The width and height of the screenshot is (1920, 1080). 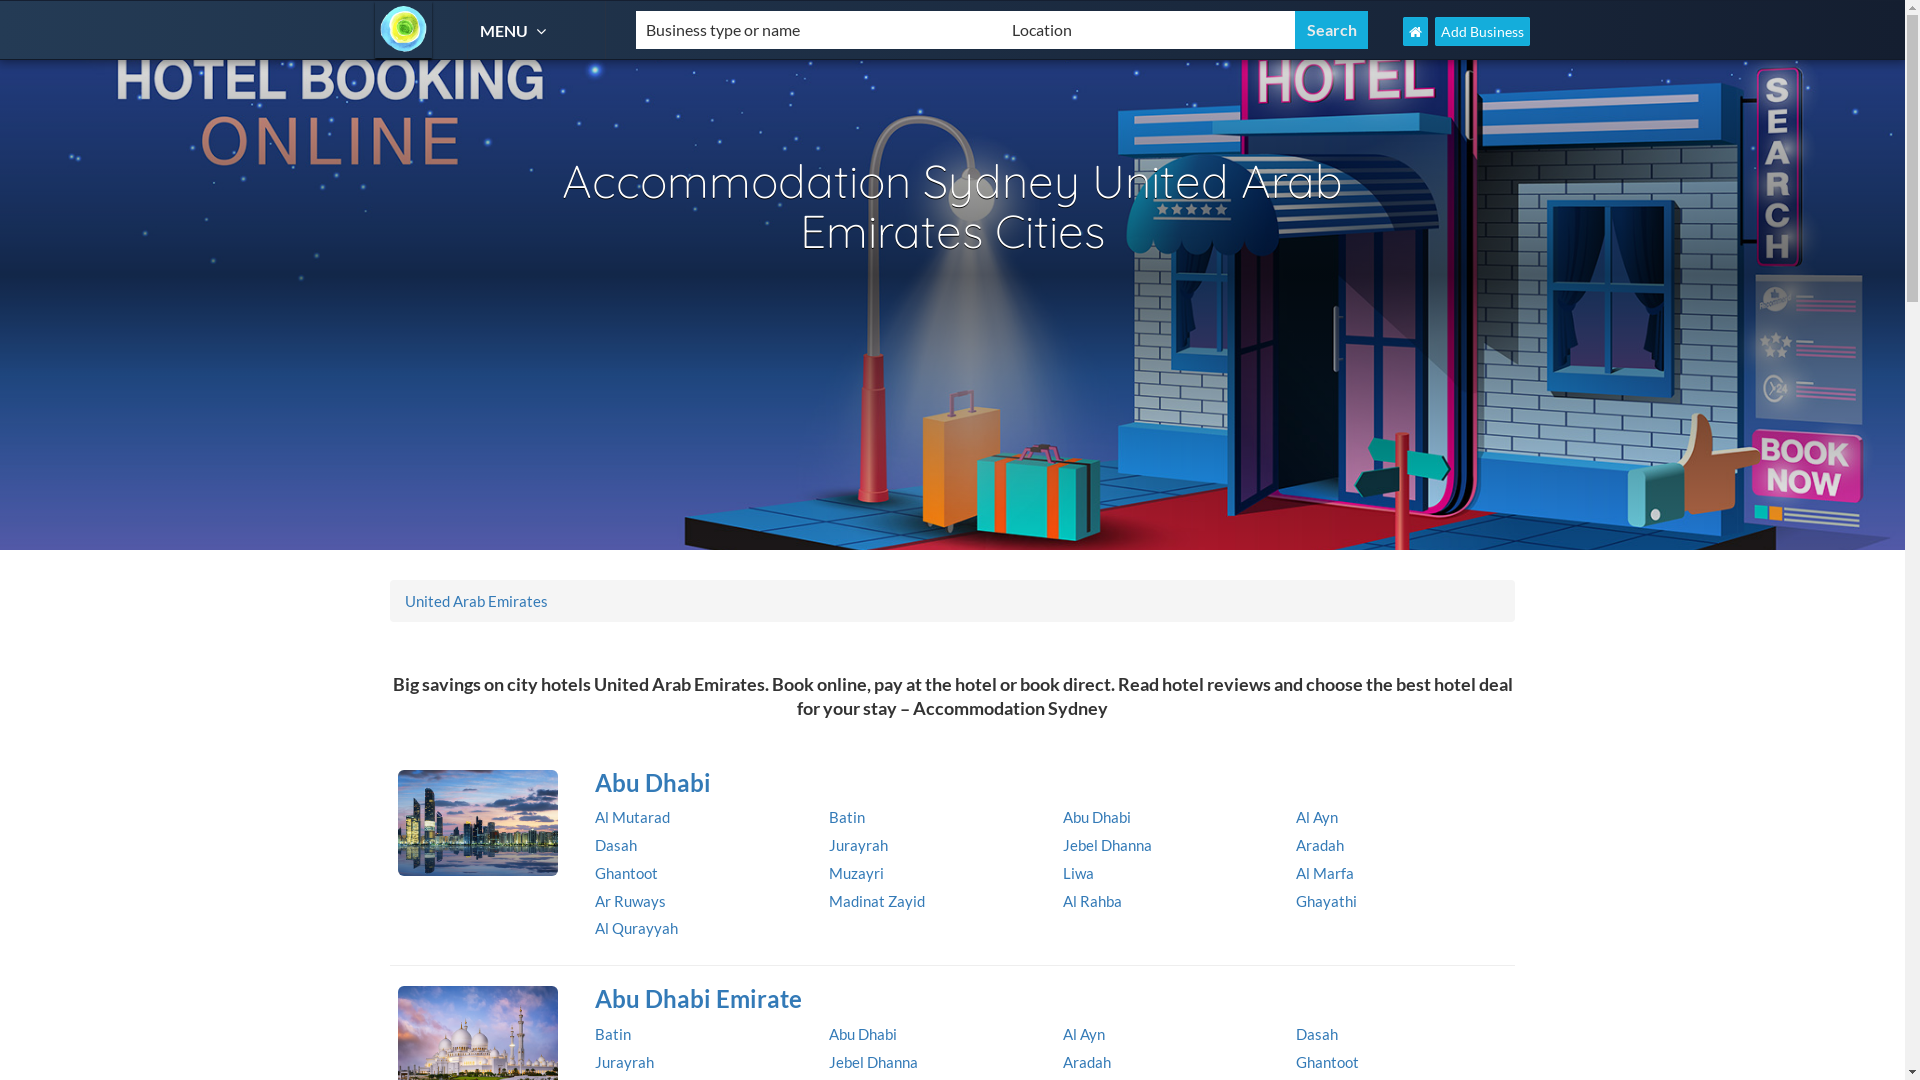 What do you see at coordinates (1482, 31) in the screenshot?
I see `'Add Business'` at bounding box center [1482, 31].